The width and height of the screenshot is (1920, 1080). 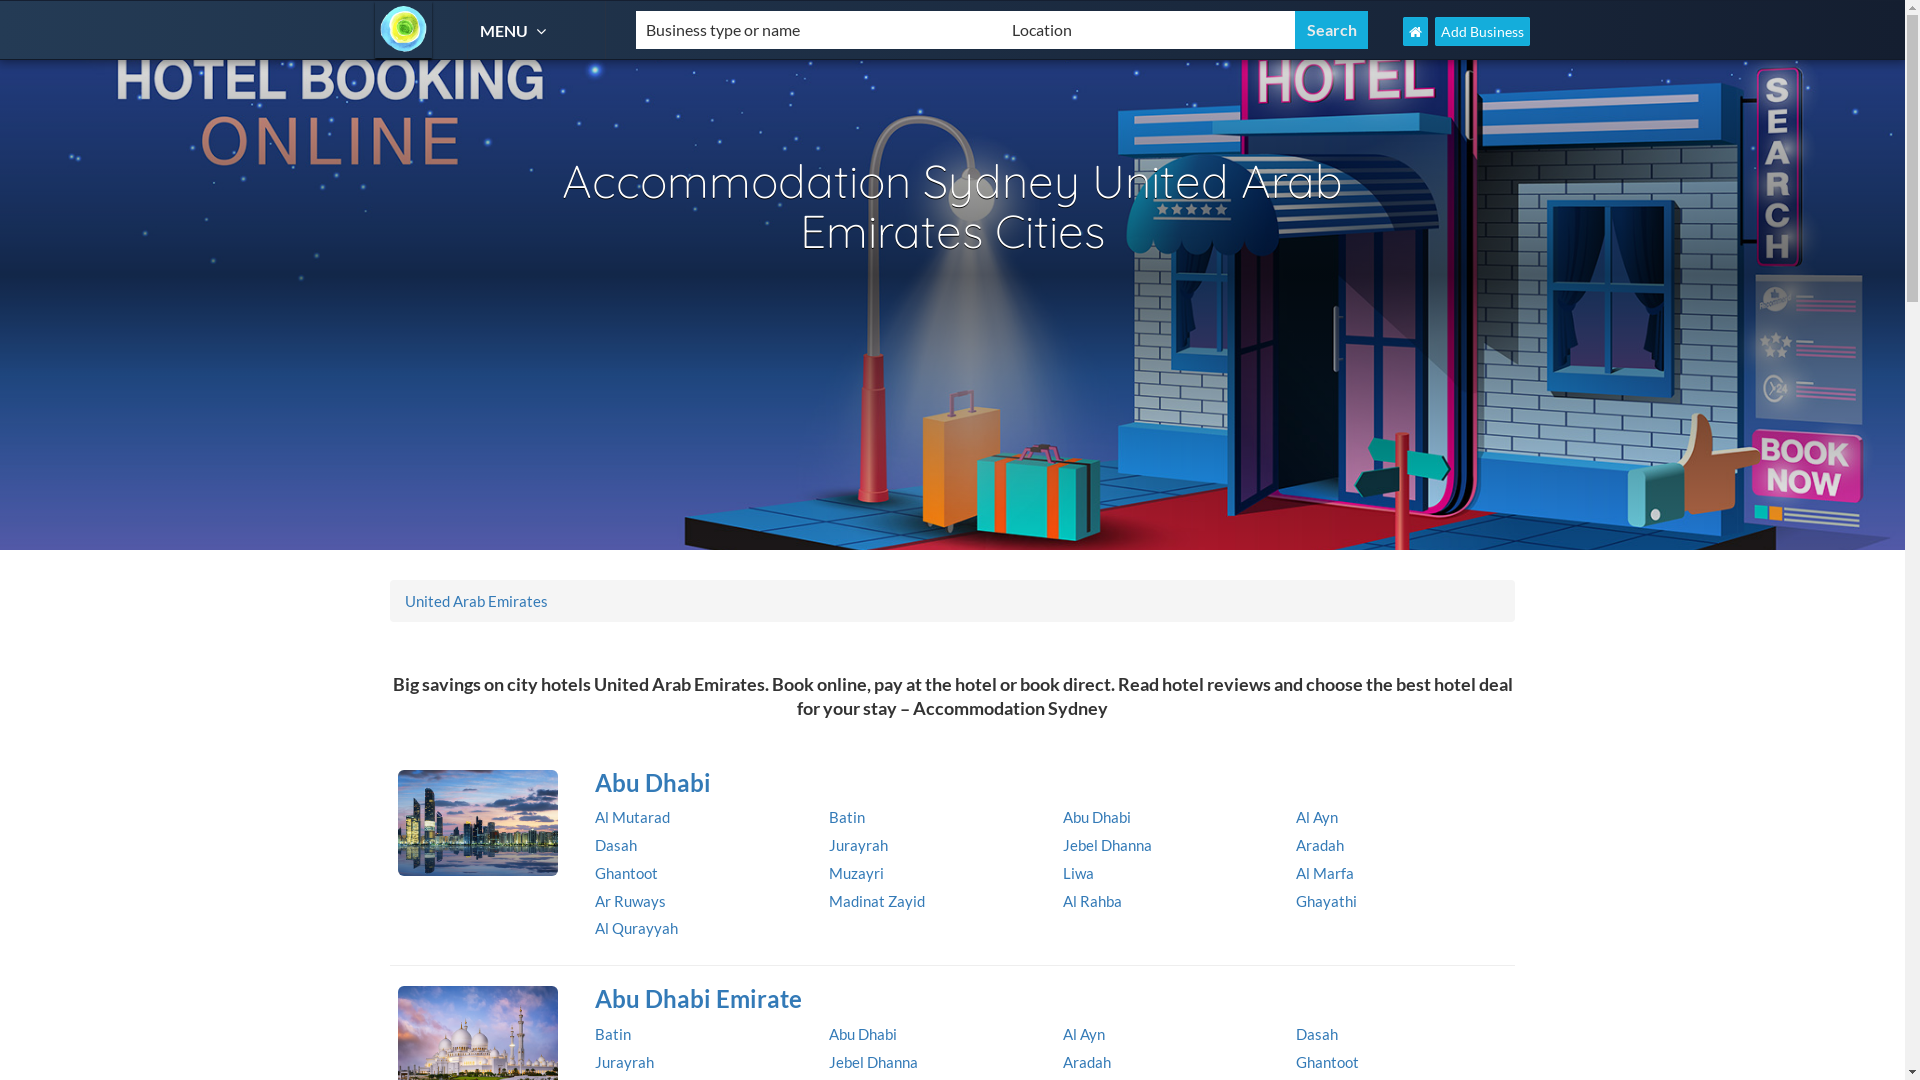 What do you see at coordinates (1482, 31) in the screenshot?
I see `'Add Business'` at bounding box center [1482, 31].